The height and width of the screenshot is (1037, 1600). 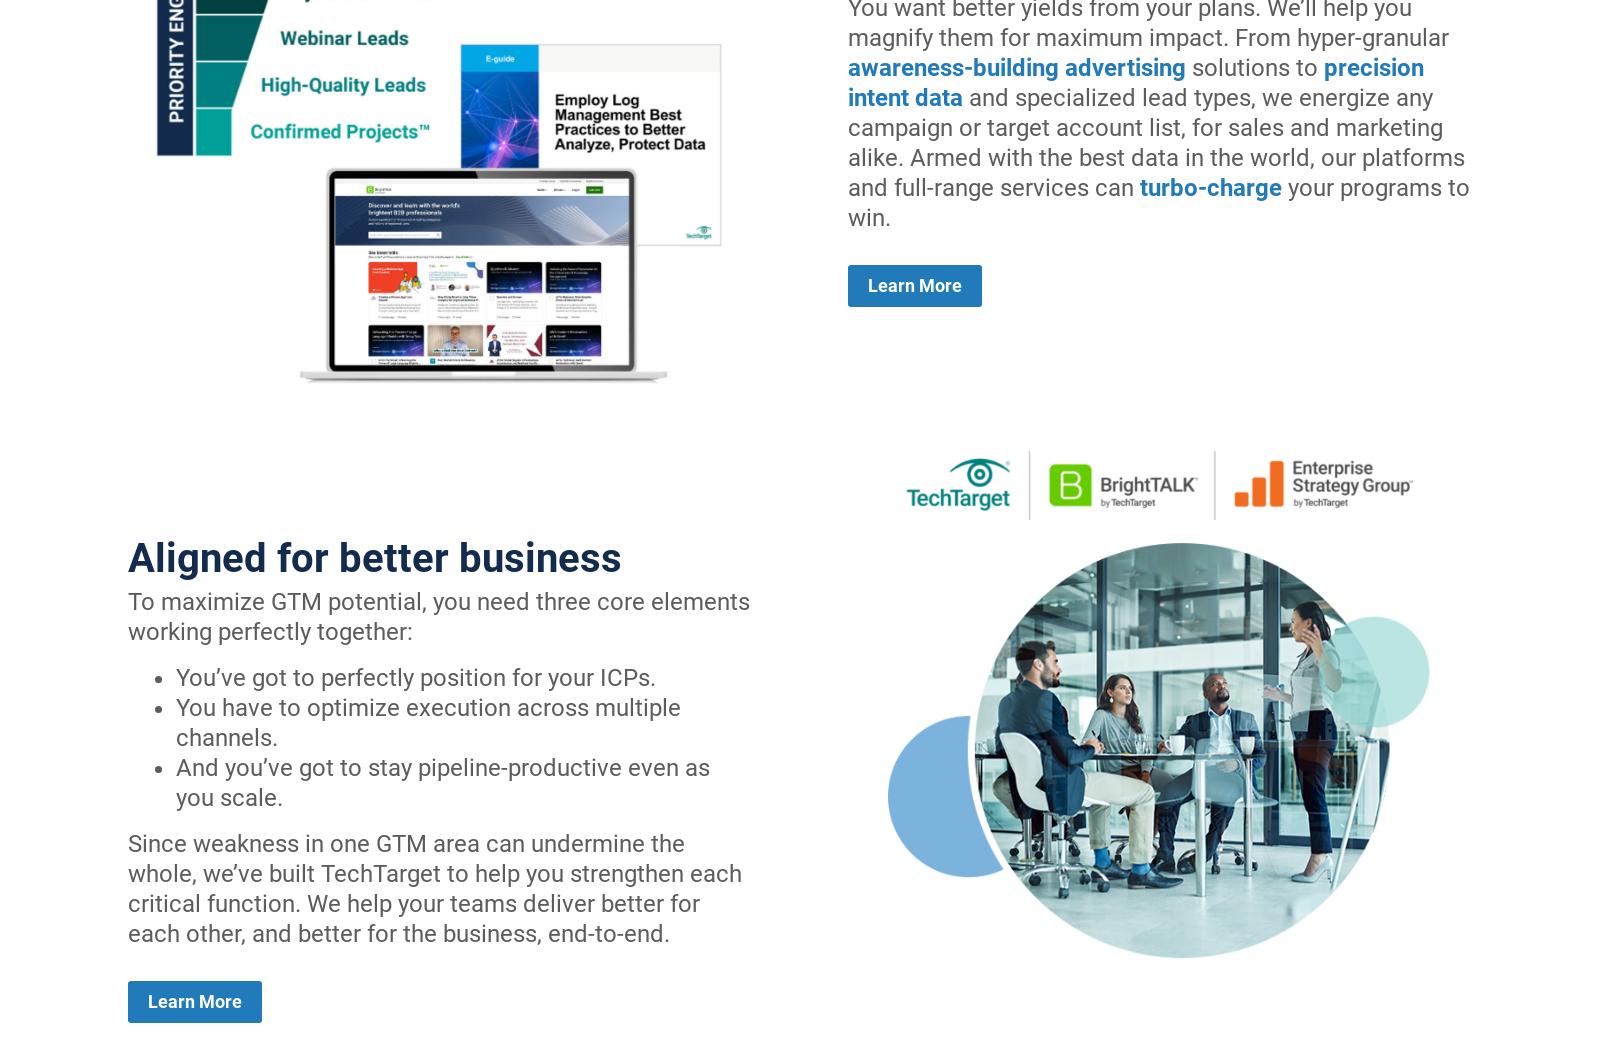 I want to click on 'You’ve got to perfectly position for your ICPs.', so click(x=415, y=676).